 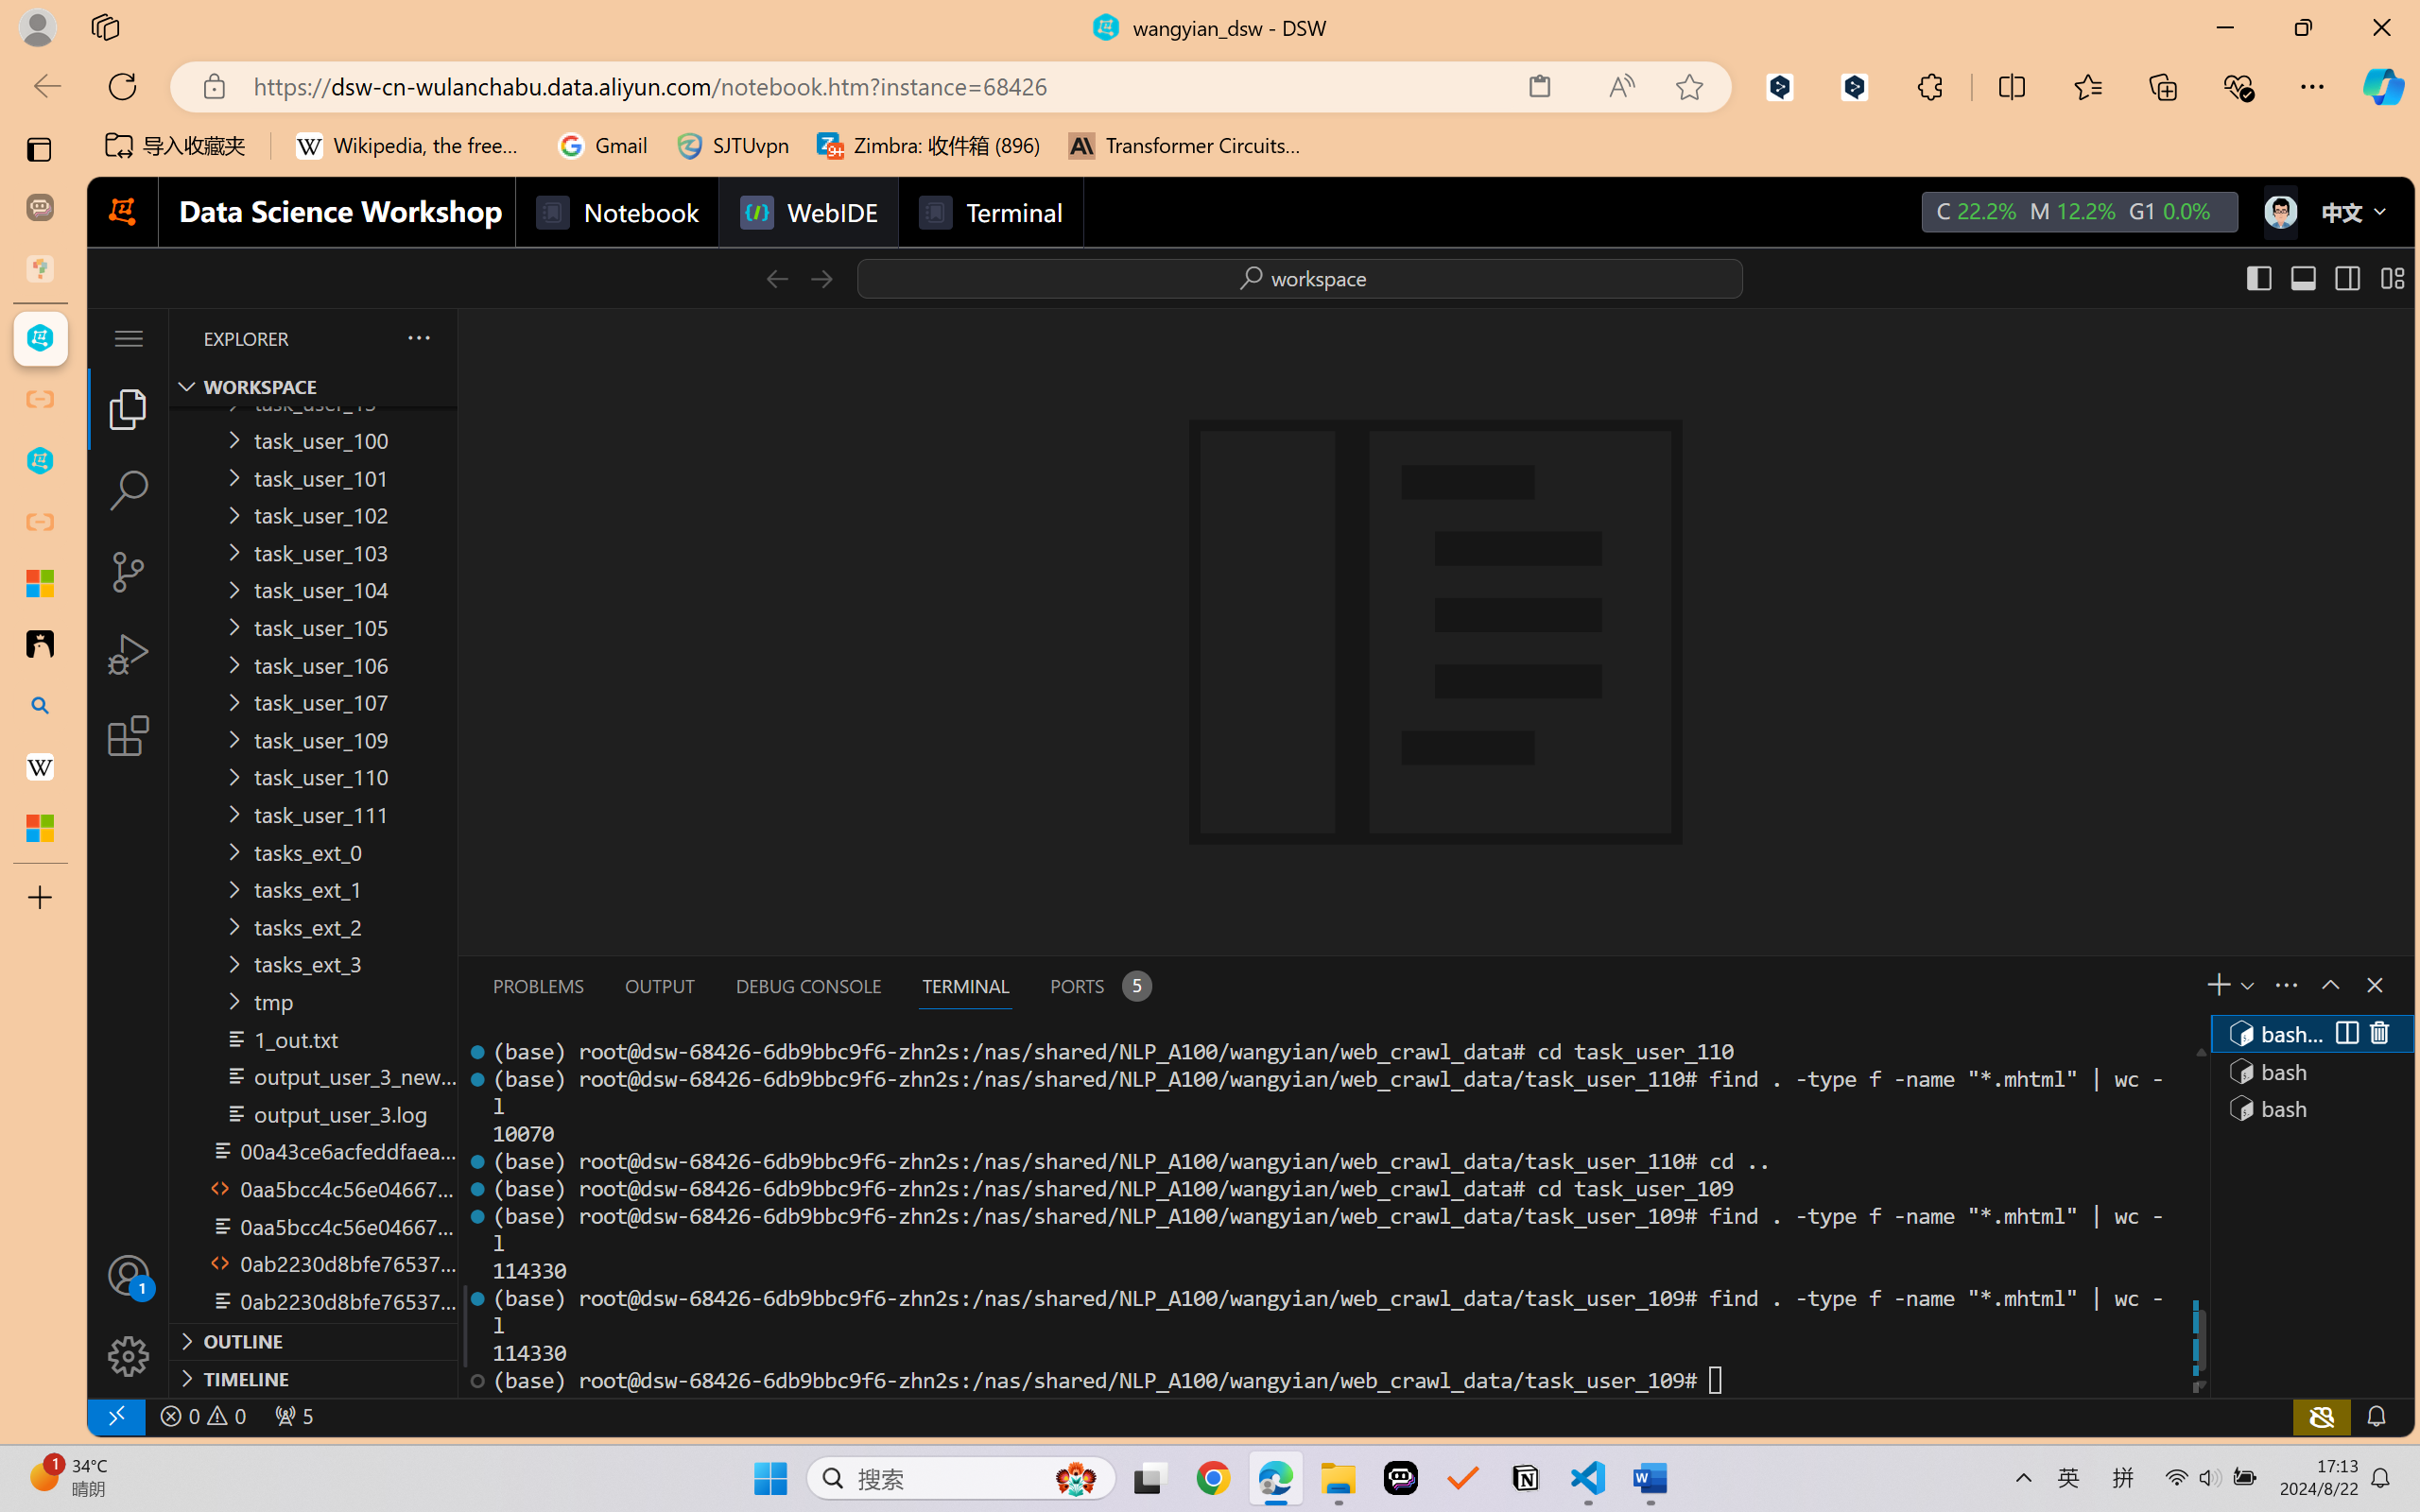 What do you see at coordinates (2344, 1033) in the screenshot?
I see `'Split (Ctrl+Shift+5)'` at bounding box center [2344, 1033].